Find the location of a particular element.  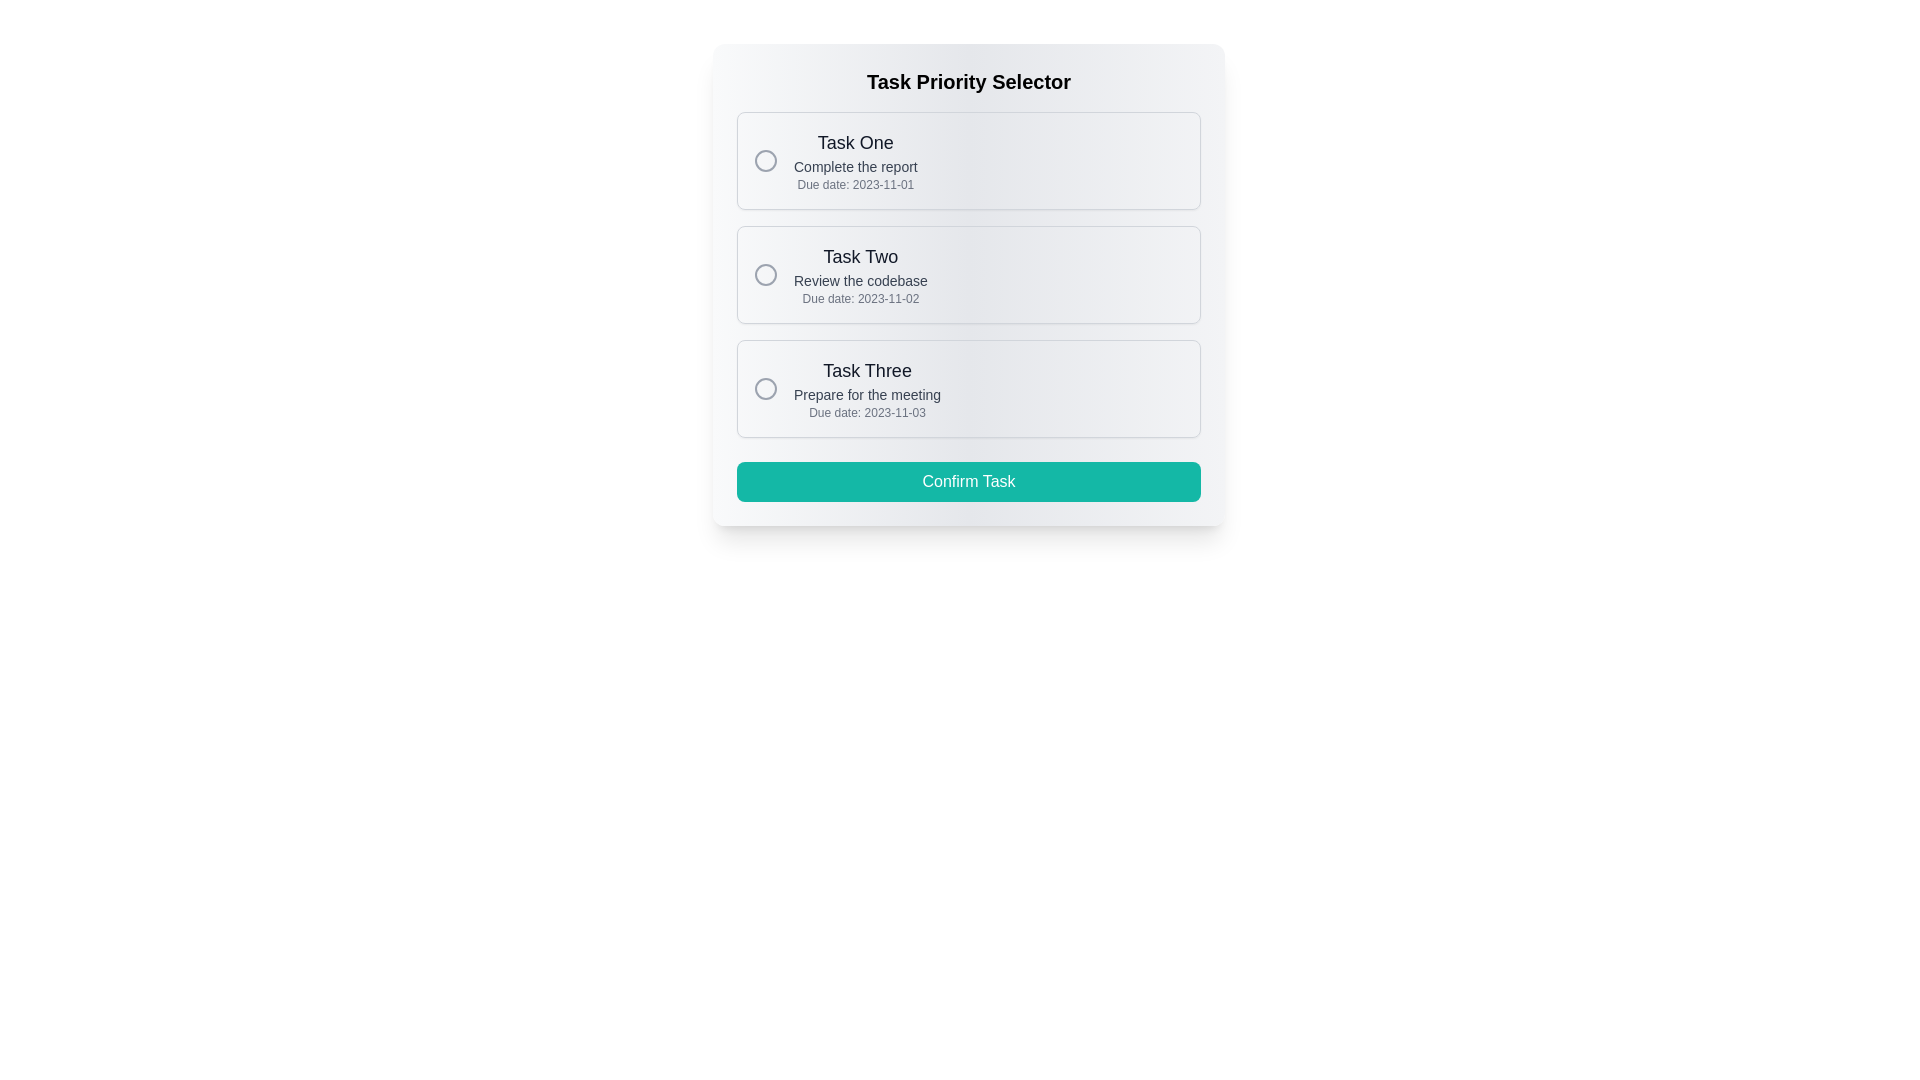

the text label that provides context about the task labeled 'Task Three', located near the center-right of the interface is located at coordinates (867, 394).